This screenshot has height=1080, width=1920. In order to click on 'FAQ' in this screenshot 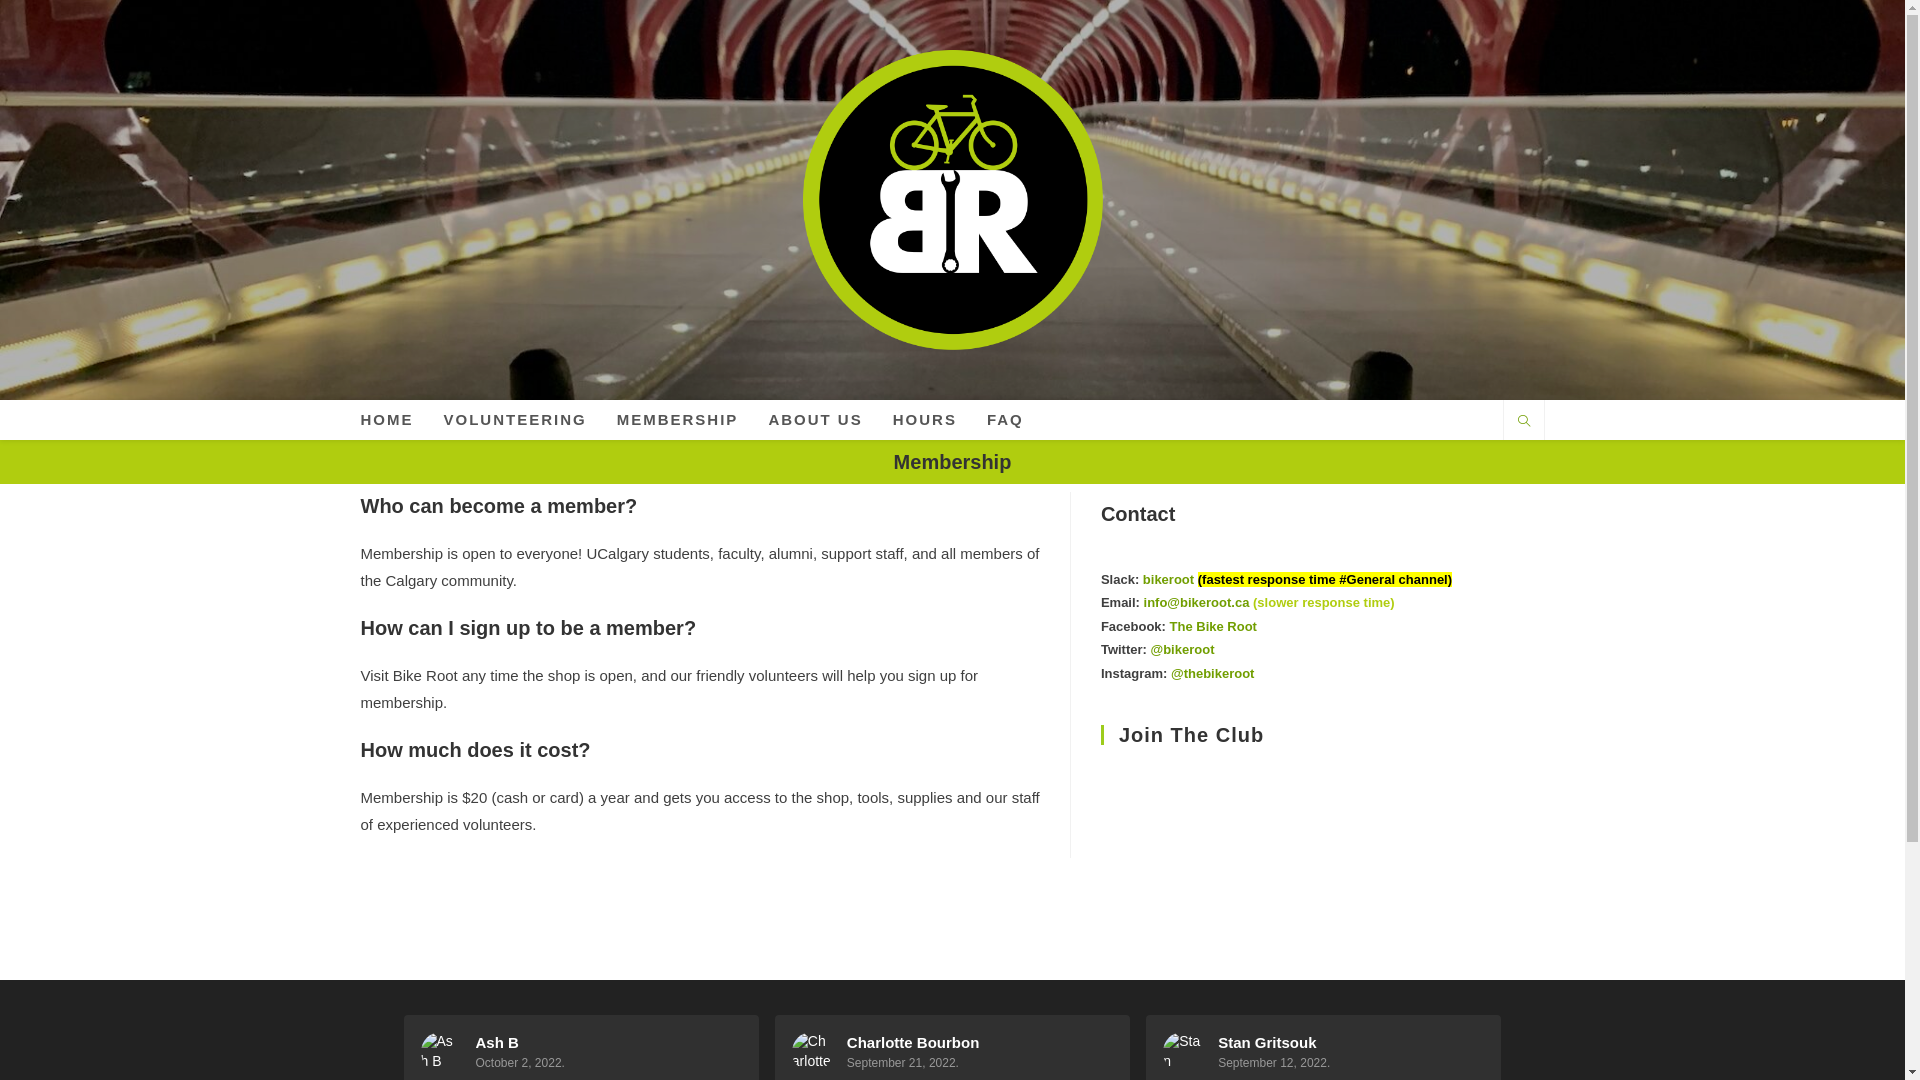, I will do `click(971, 419)`.